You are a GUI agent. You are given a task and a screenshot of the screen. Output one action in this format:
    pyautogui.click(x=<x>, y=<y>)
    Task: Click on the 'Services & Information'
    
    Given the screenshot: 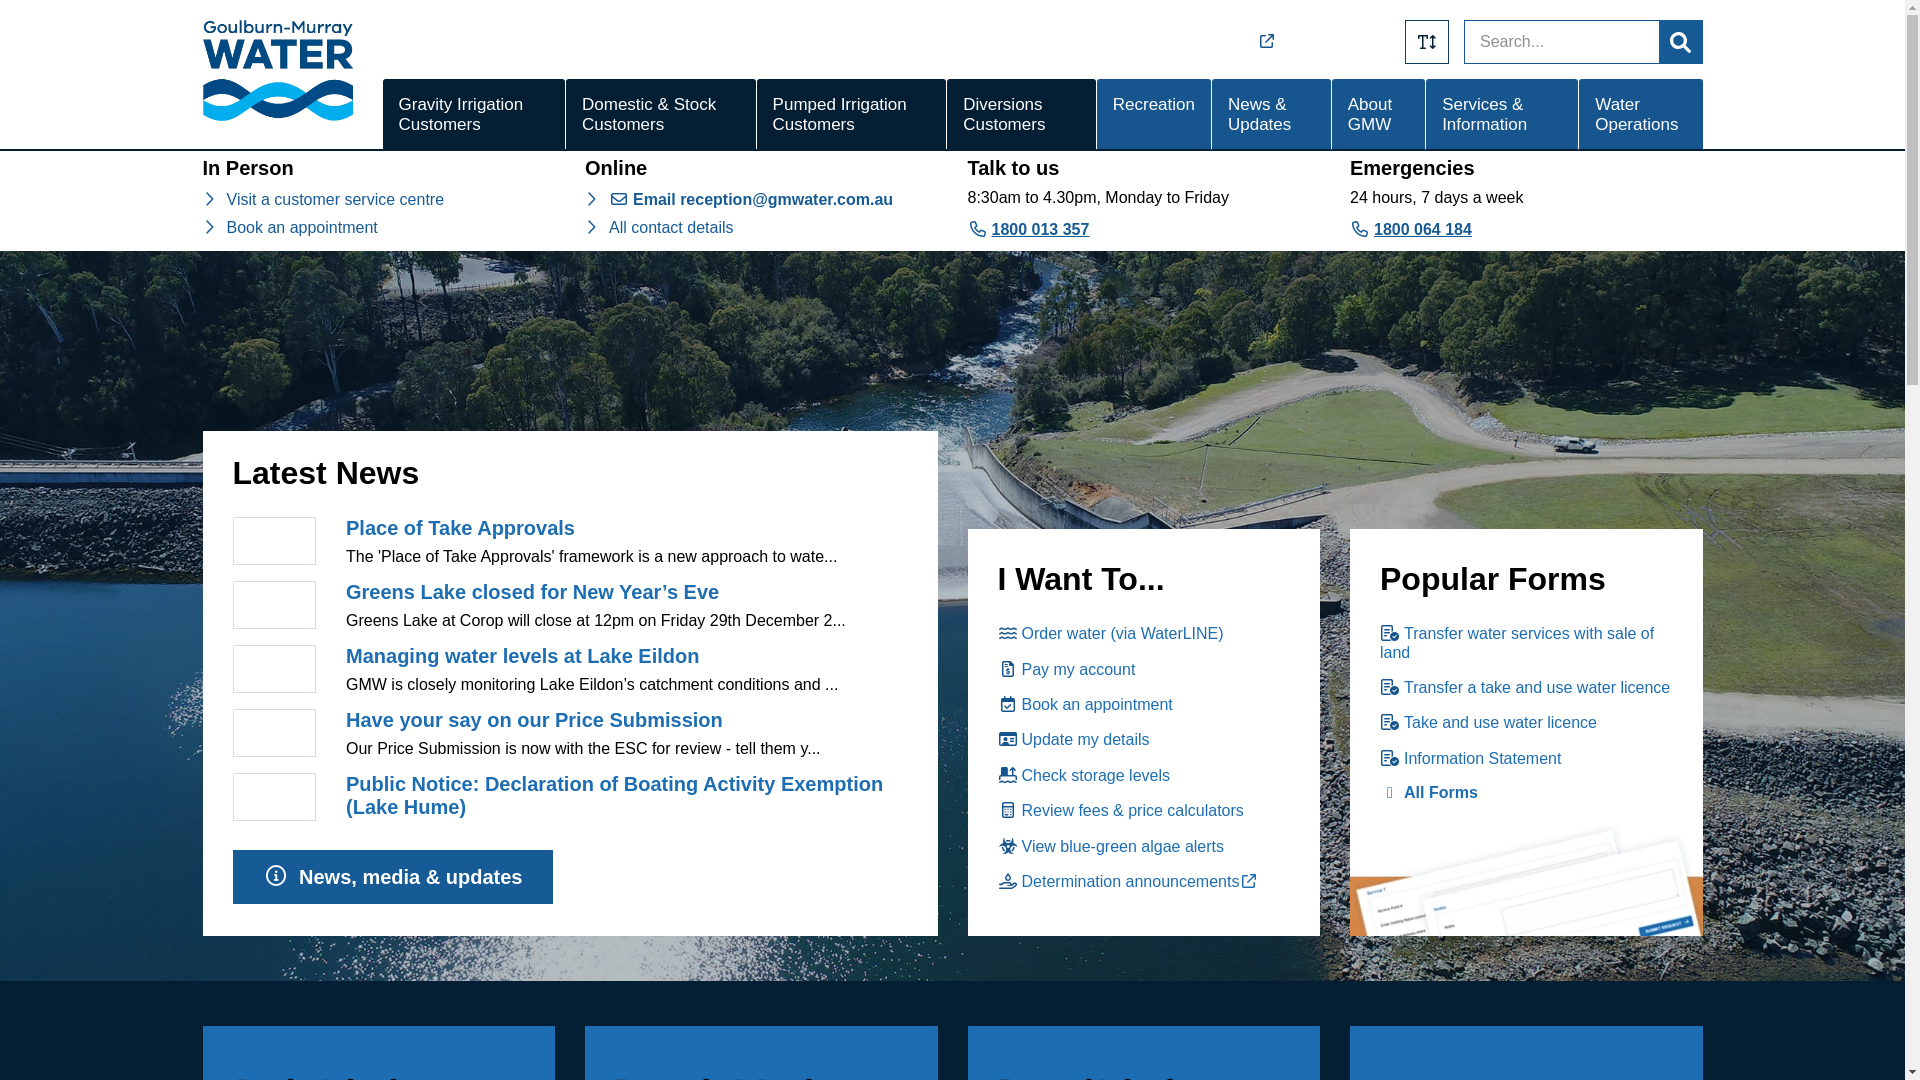 What is the action you would take?
    pyautogui.click(x=1502, y=115)
    